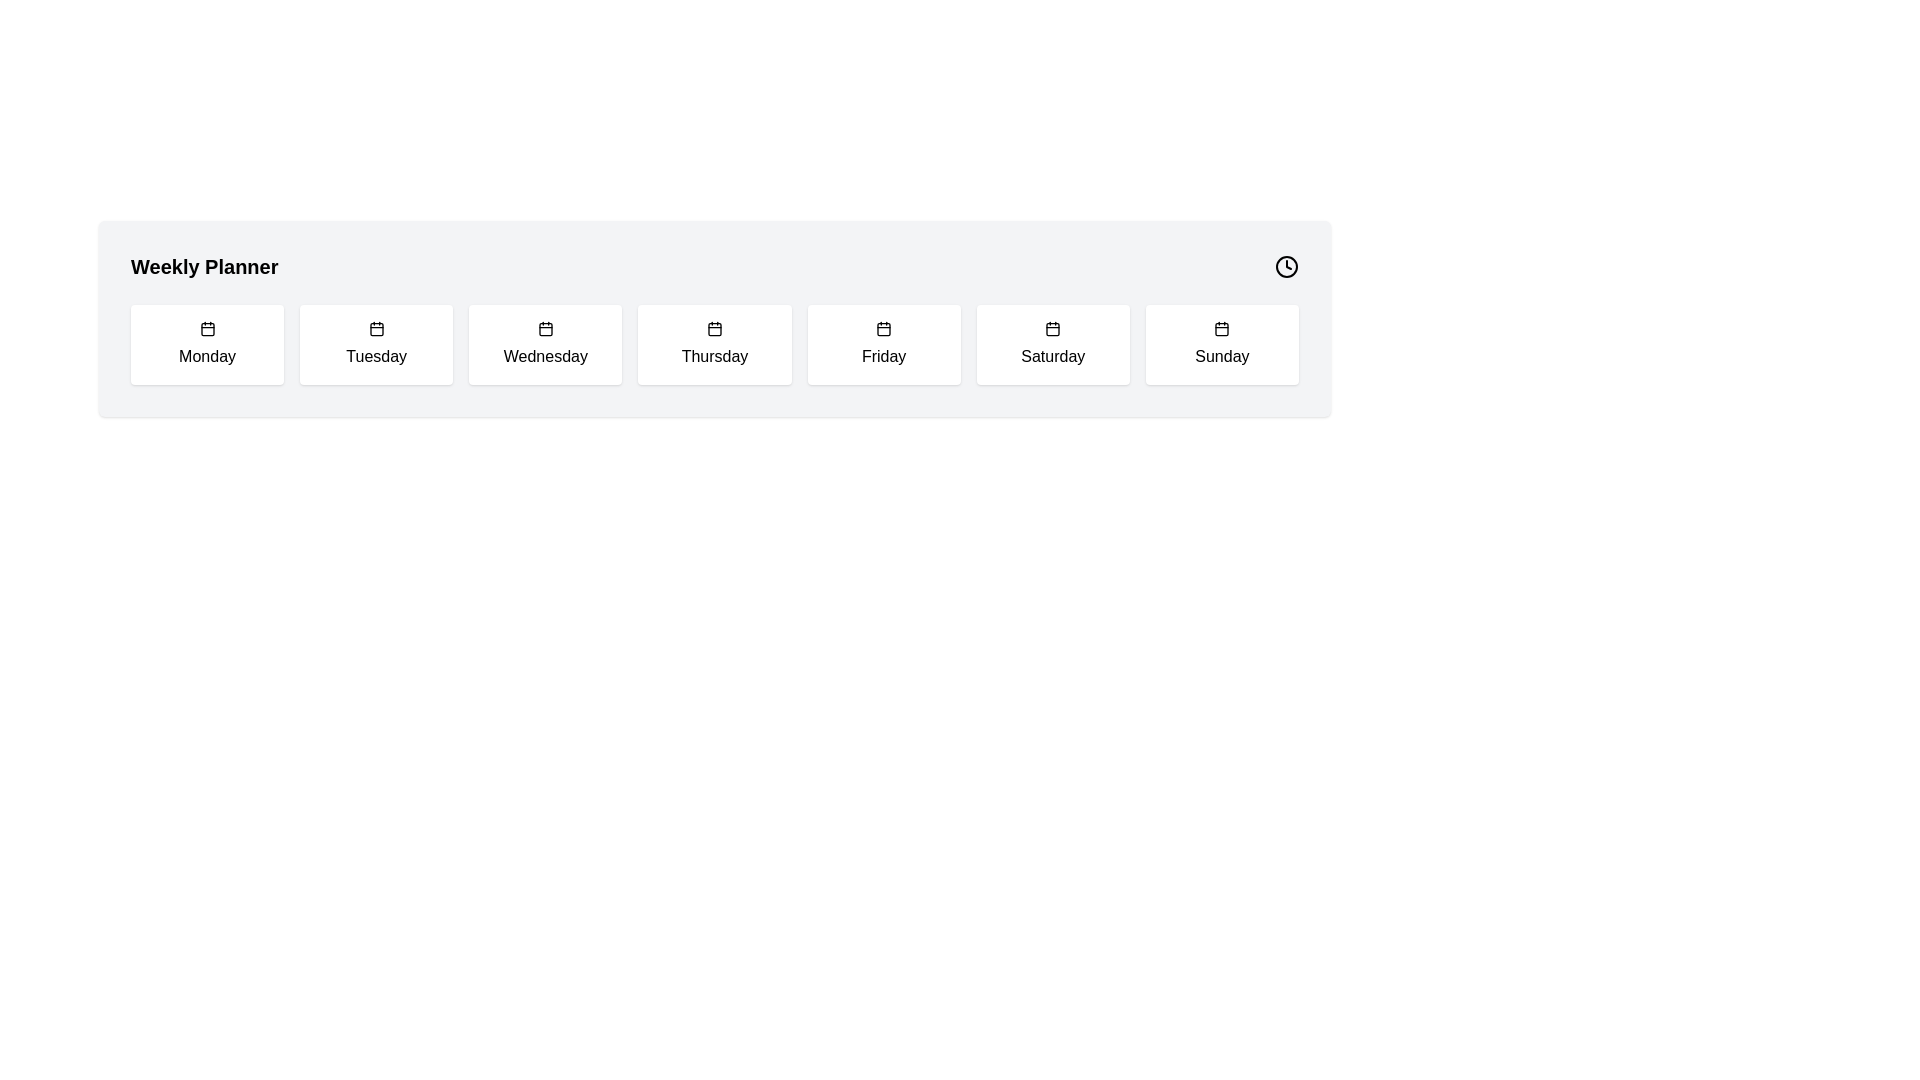 Image resolution: width=1920 pixels, height=1080 pixels. Describe the element at coordinates (376, 327) in the screenshot. I see `the Calendar icon representing 'Tuesday'` at that location.